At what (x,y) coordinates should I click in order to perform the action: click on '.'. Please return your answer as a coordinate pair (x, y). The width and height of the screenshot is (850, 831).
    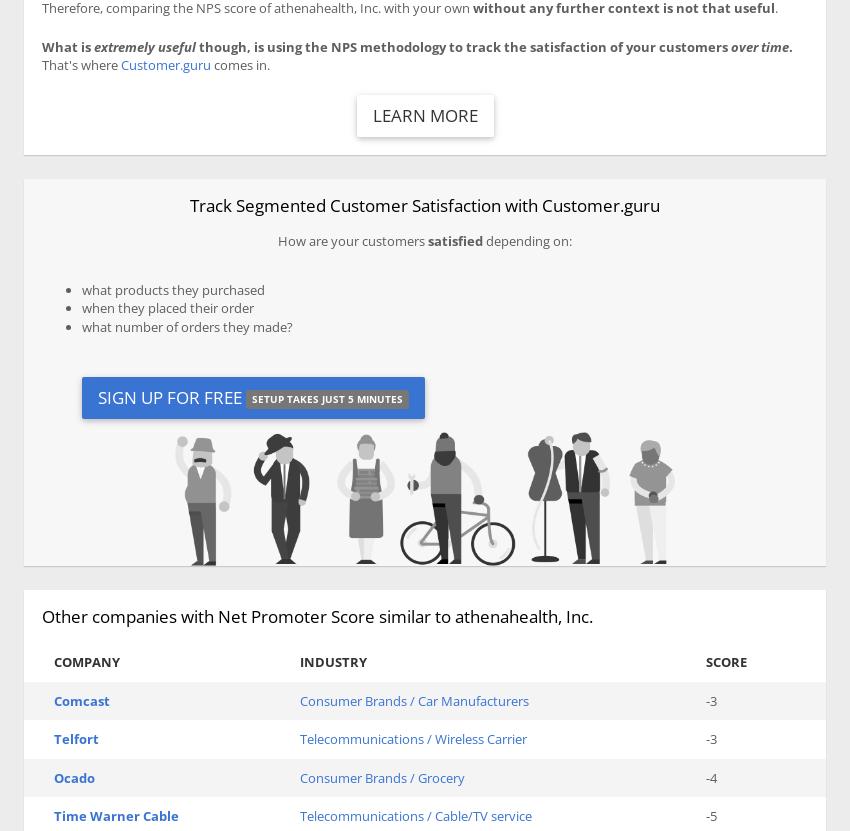
    Looking at the image, I should click on (787, 46).